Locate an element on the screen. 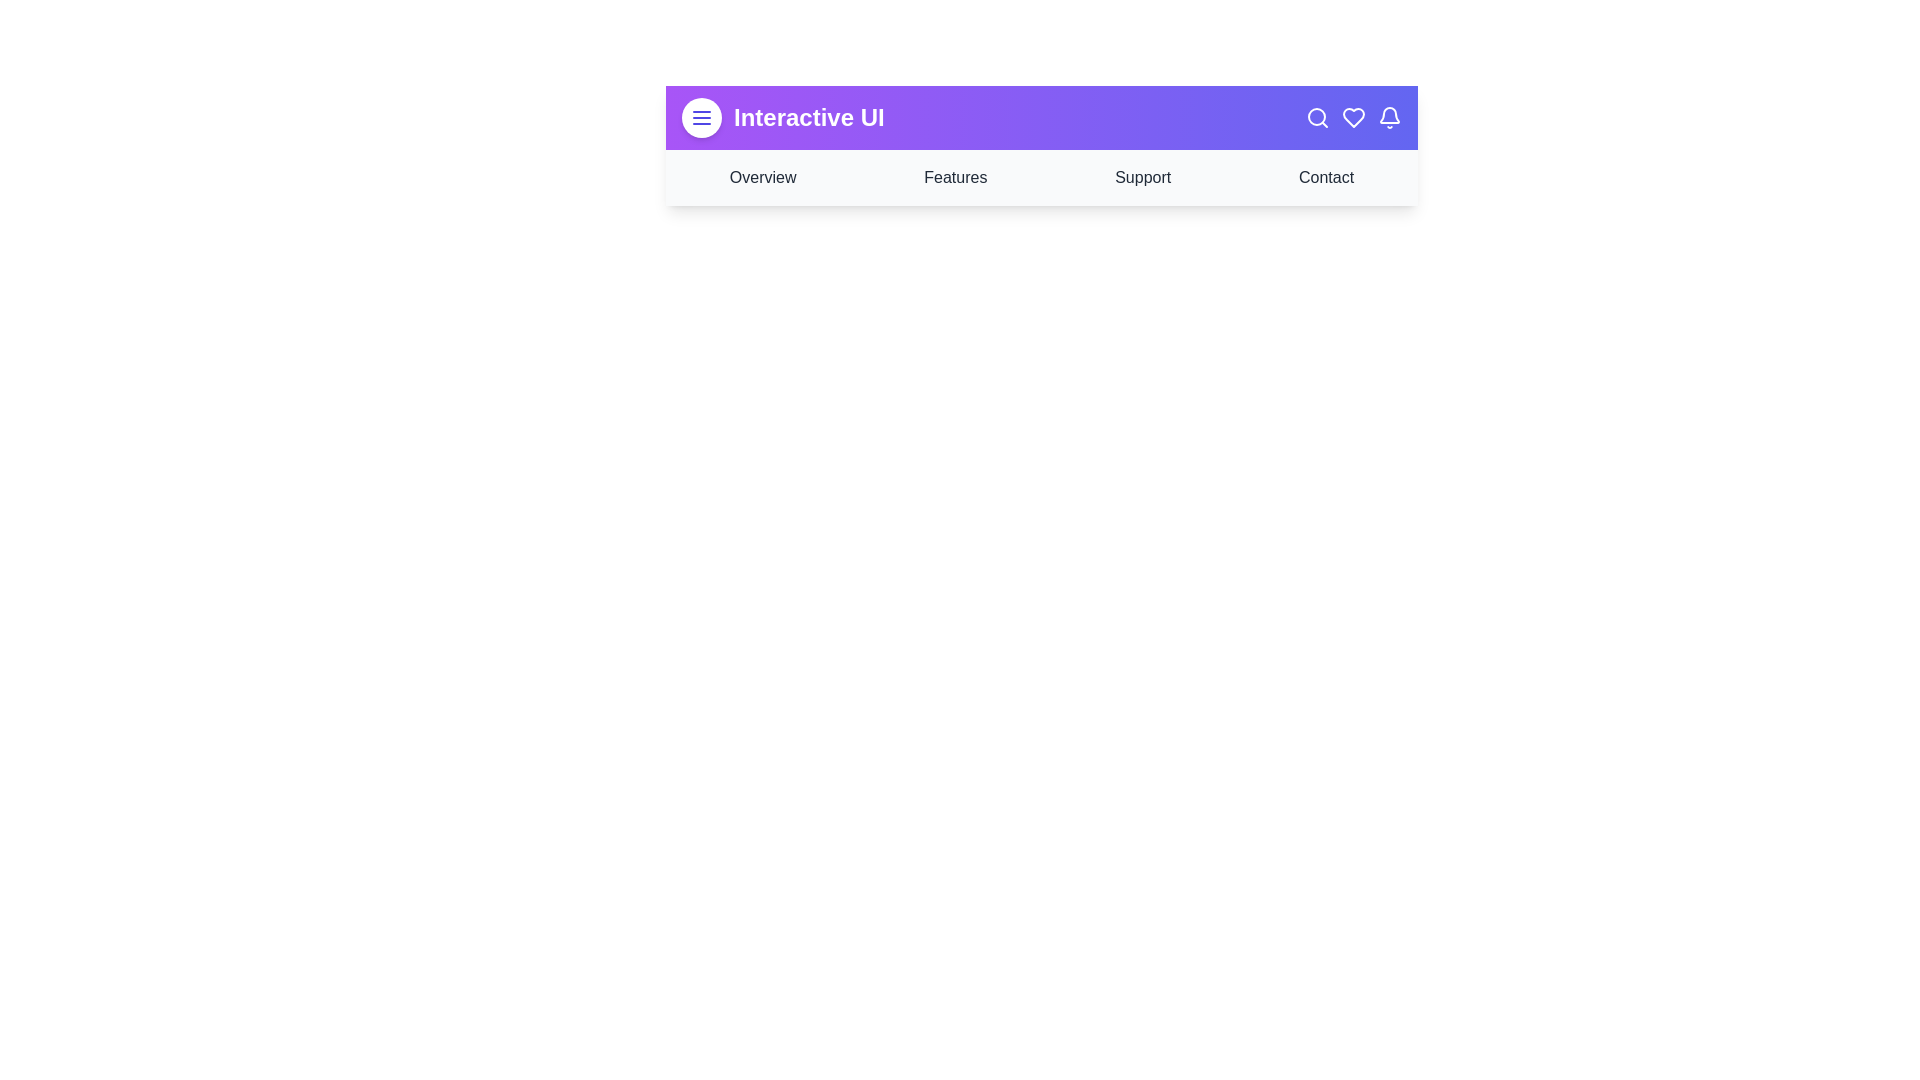  the hamburger button to toggle the menu is located at coordinates (701, 118).